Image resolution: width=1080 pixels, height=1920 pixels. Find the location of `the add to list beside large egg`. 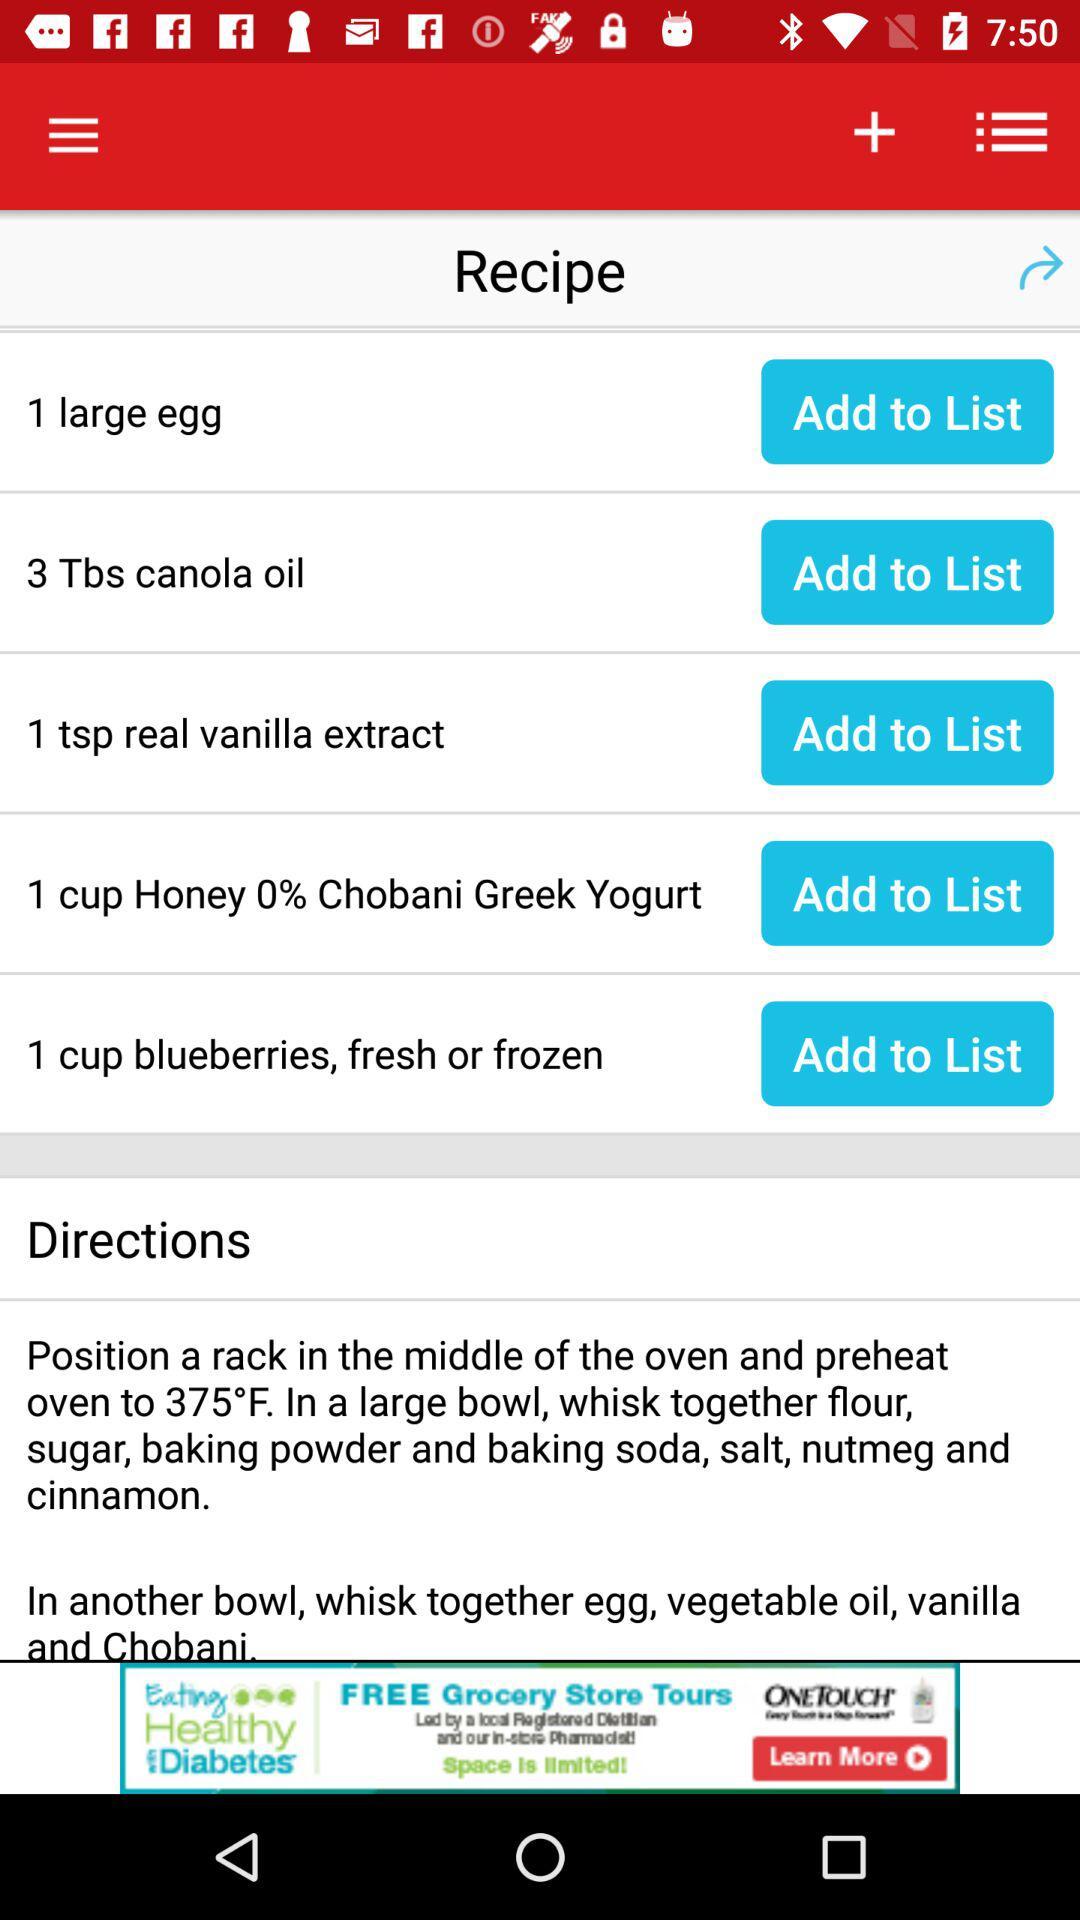

the add to list beside large egg is located at coordinates (907, 410).